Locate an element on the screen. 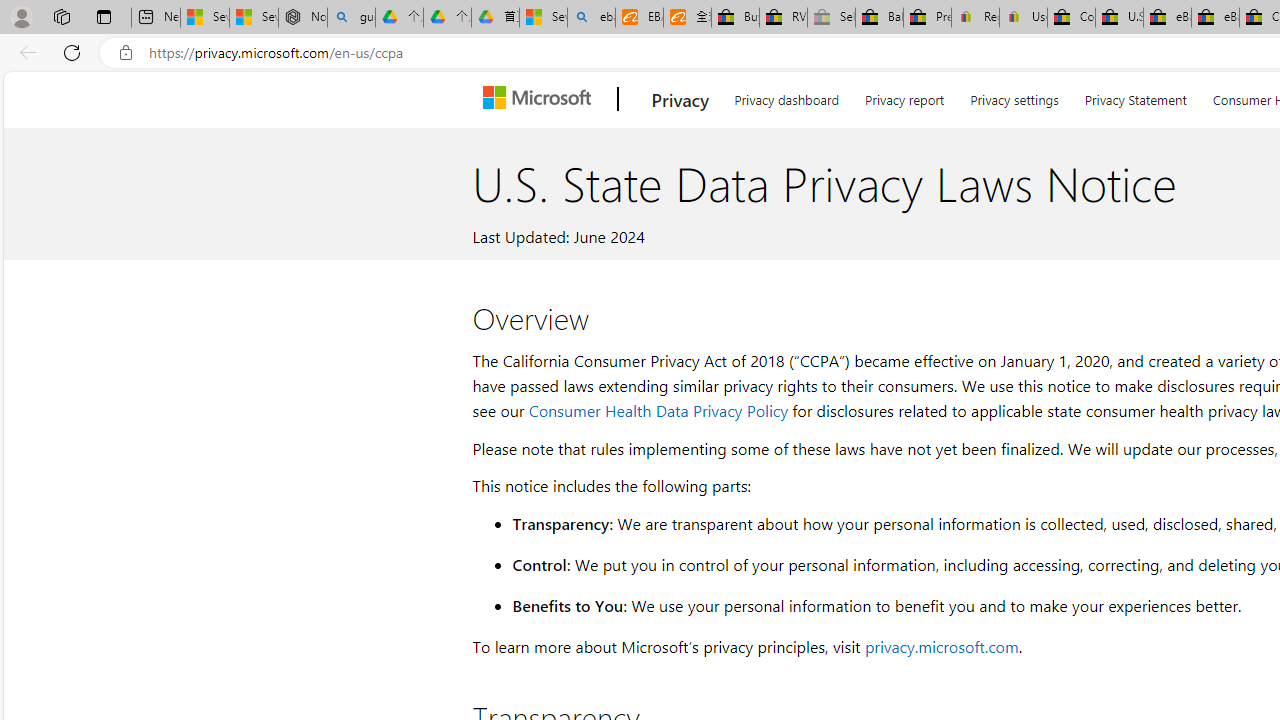 Image resolution: width=1280 pixels, height=720 pixels. 'Privacy dashboard' is located at coordinates (785, 96).